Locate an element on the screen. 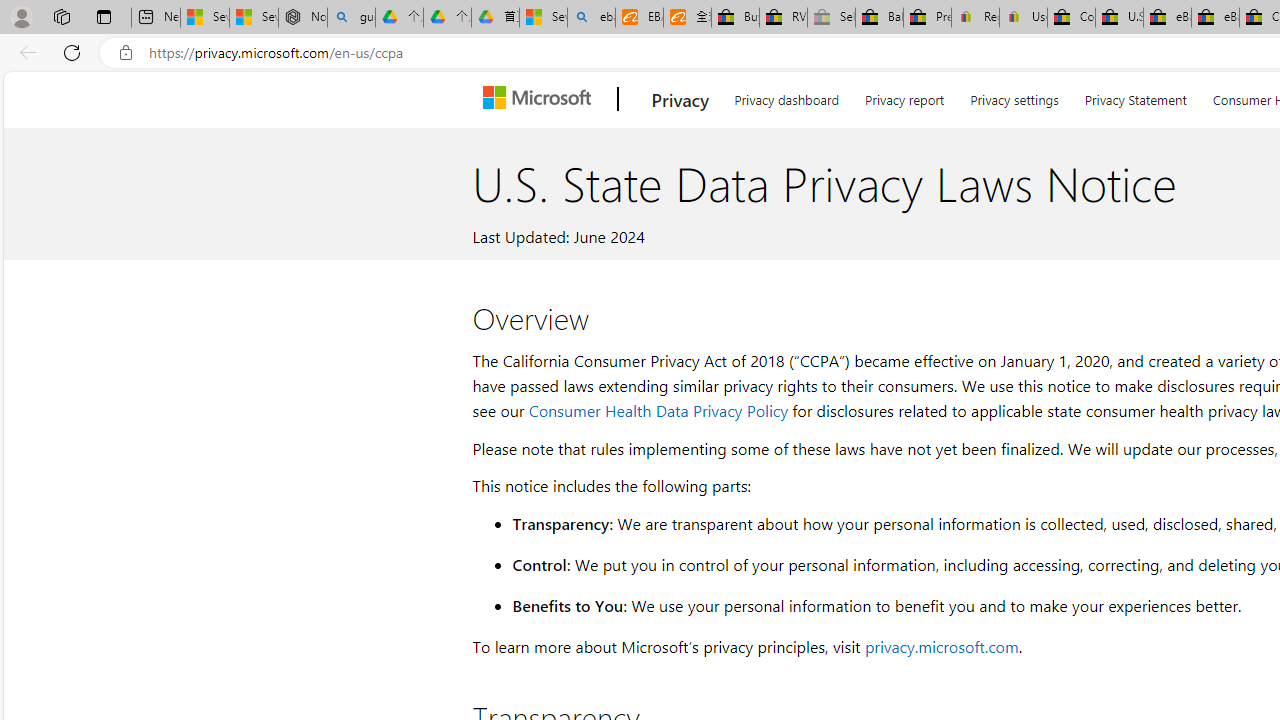 Image resolution: width=1280 pixels, height=720 pixels. 'Privacy dashboard' is located at coordinates (785, 96).